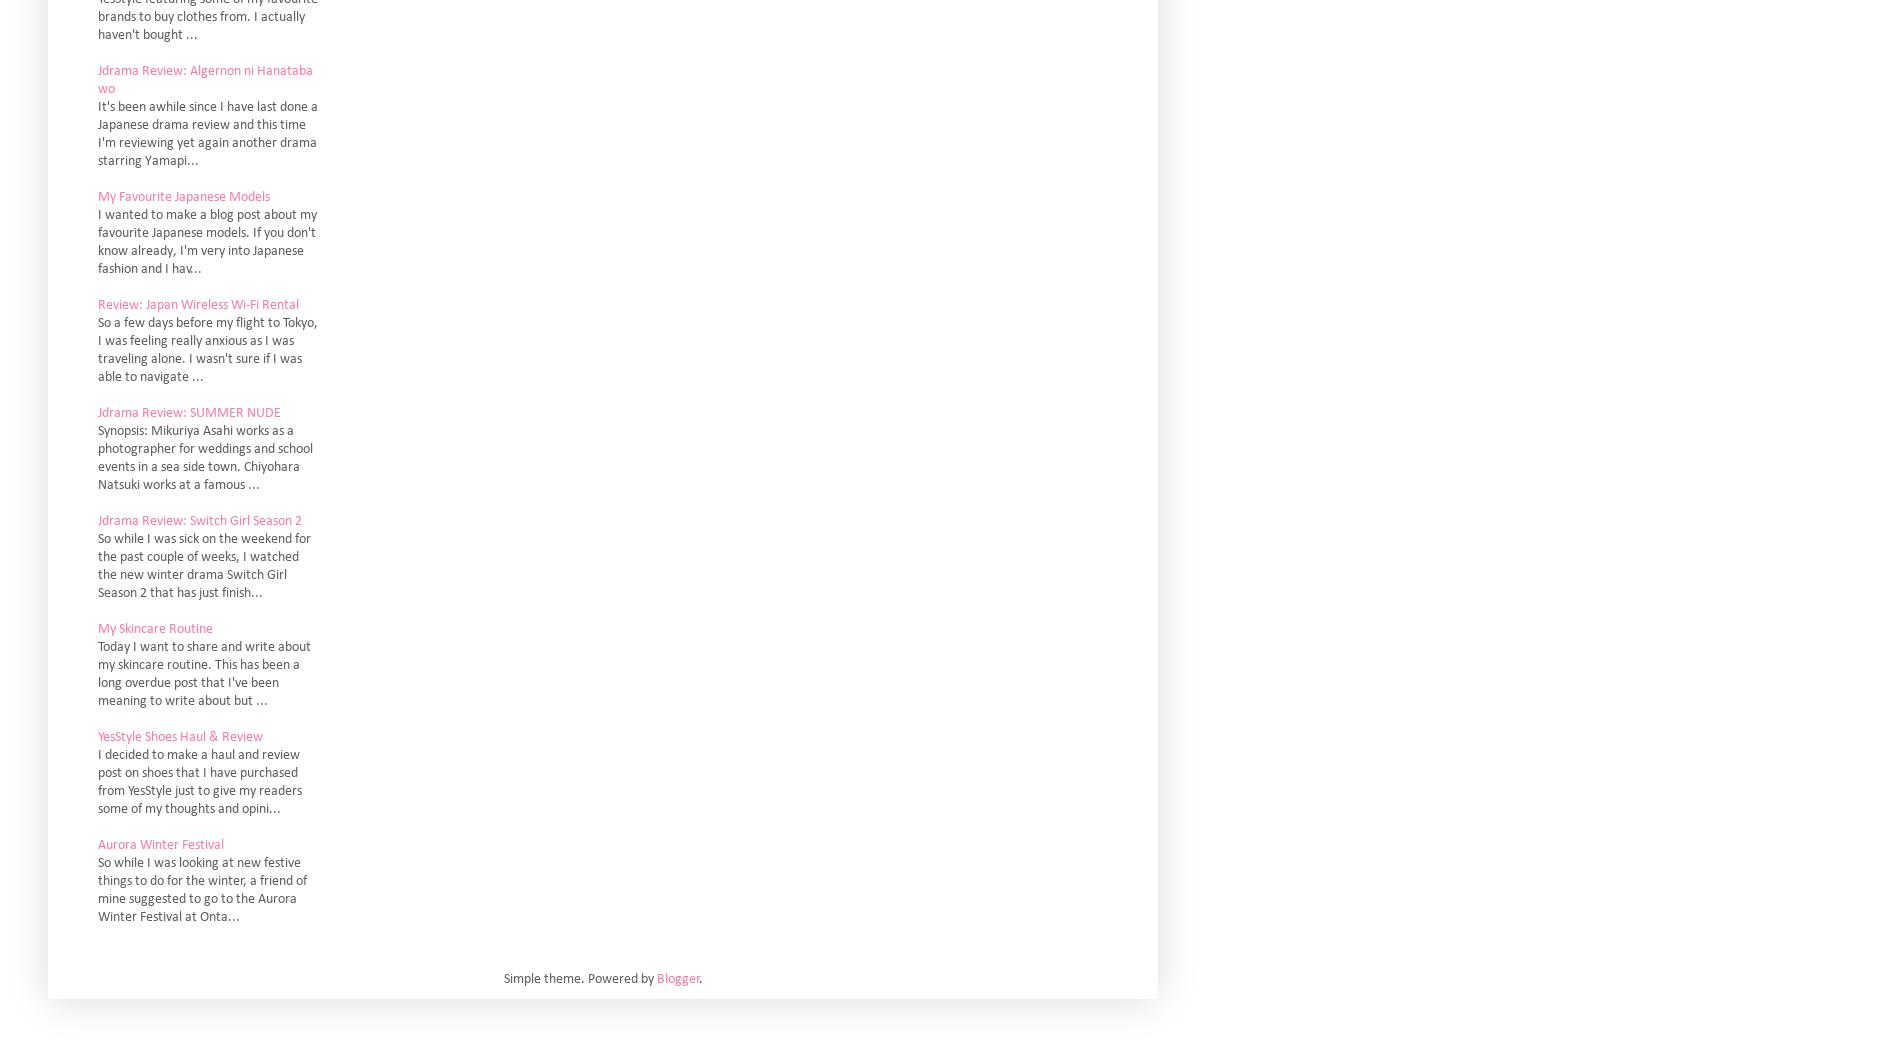 This screenshot has width=1898, height=1044. I want to click on 'My Skincare Routine', so click(155, 628).